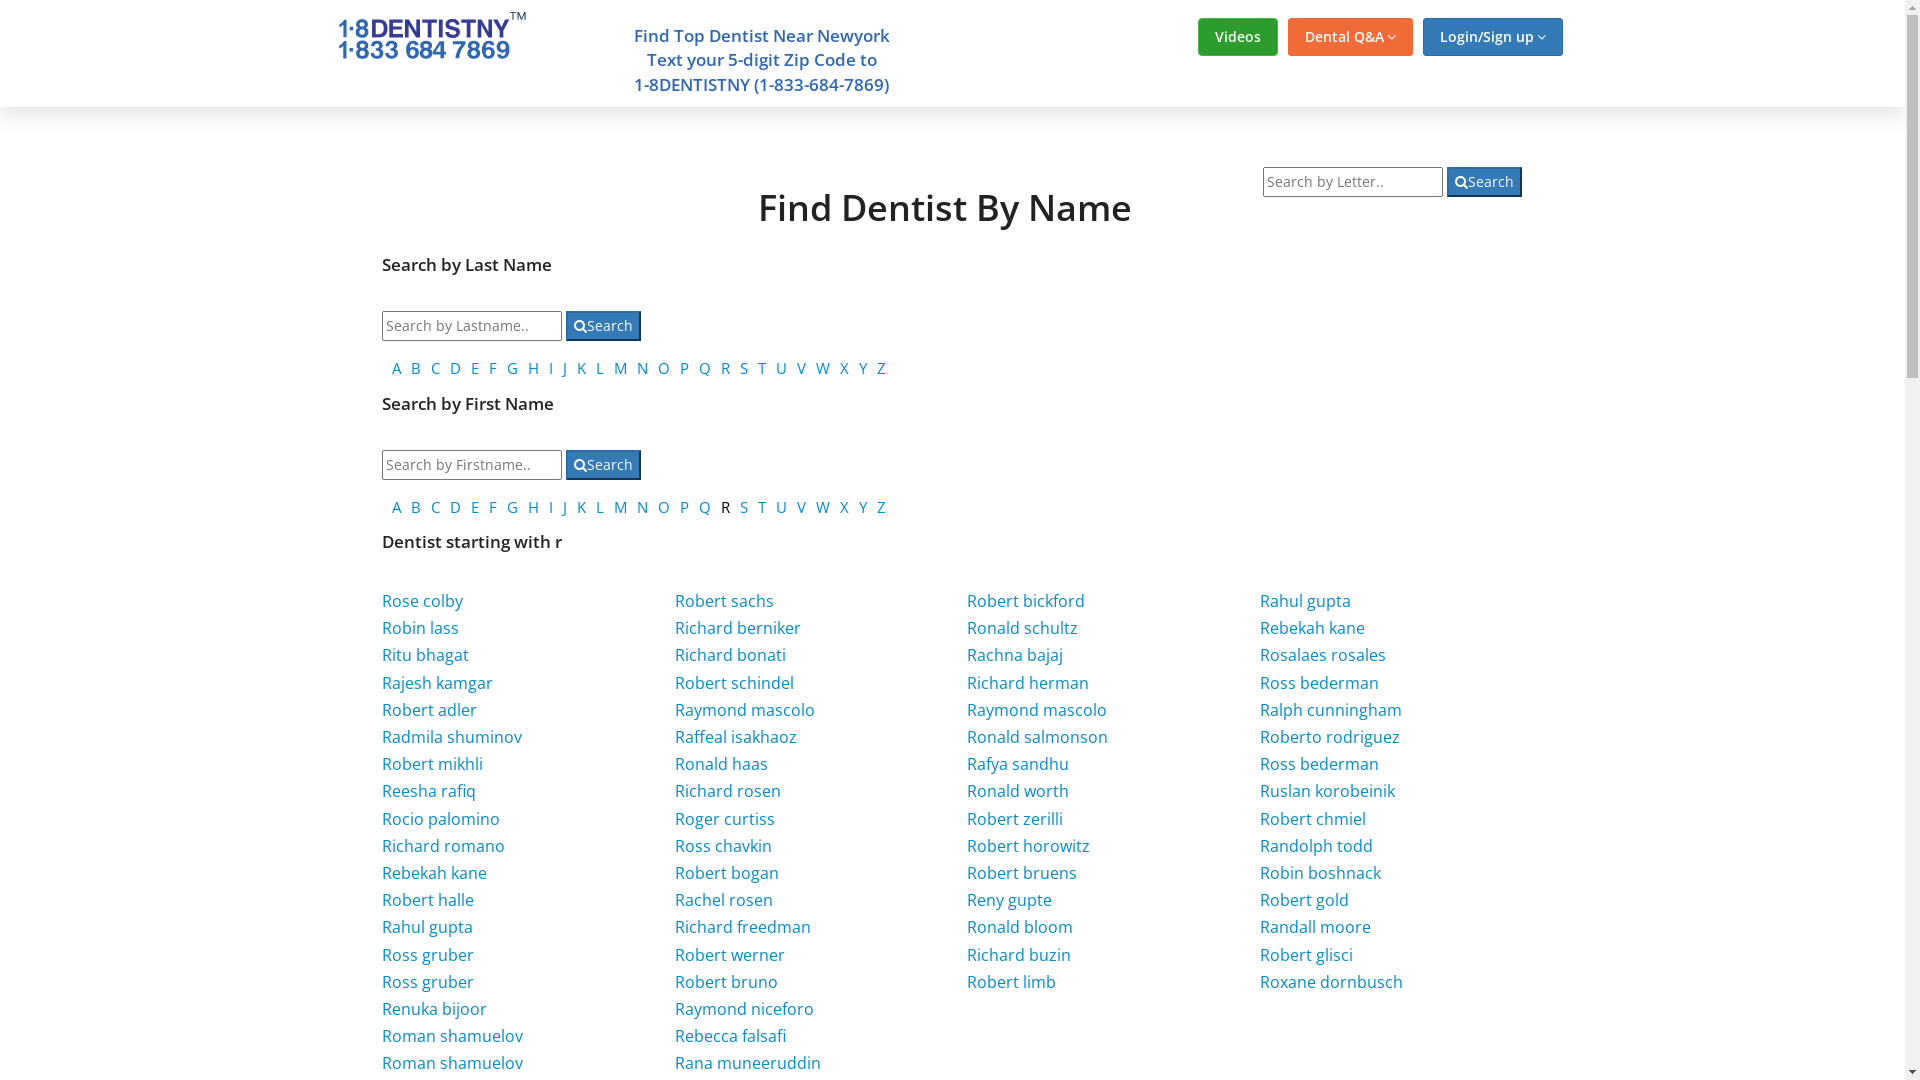  I want to click on 'R', so click(720, 367).